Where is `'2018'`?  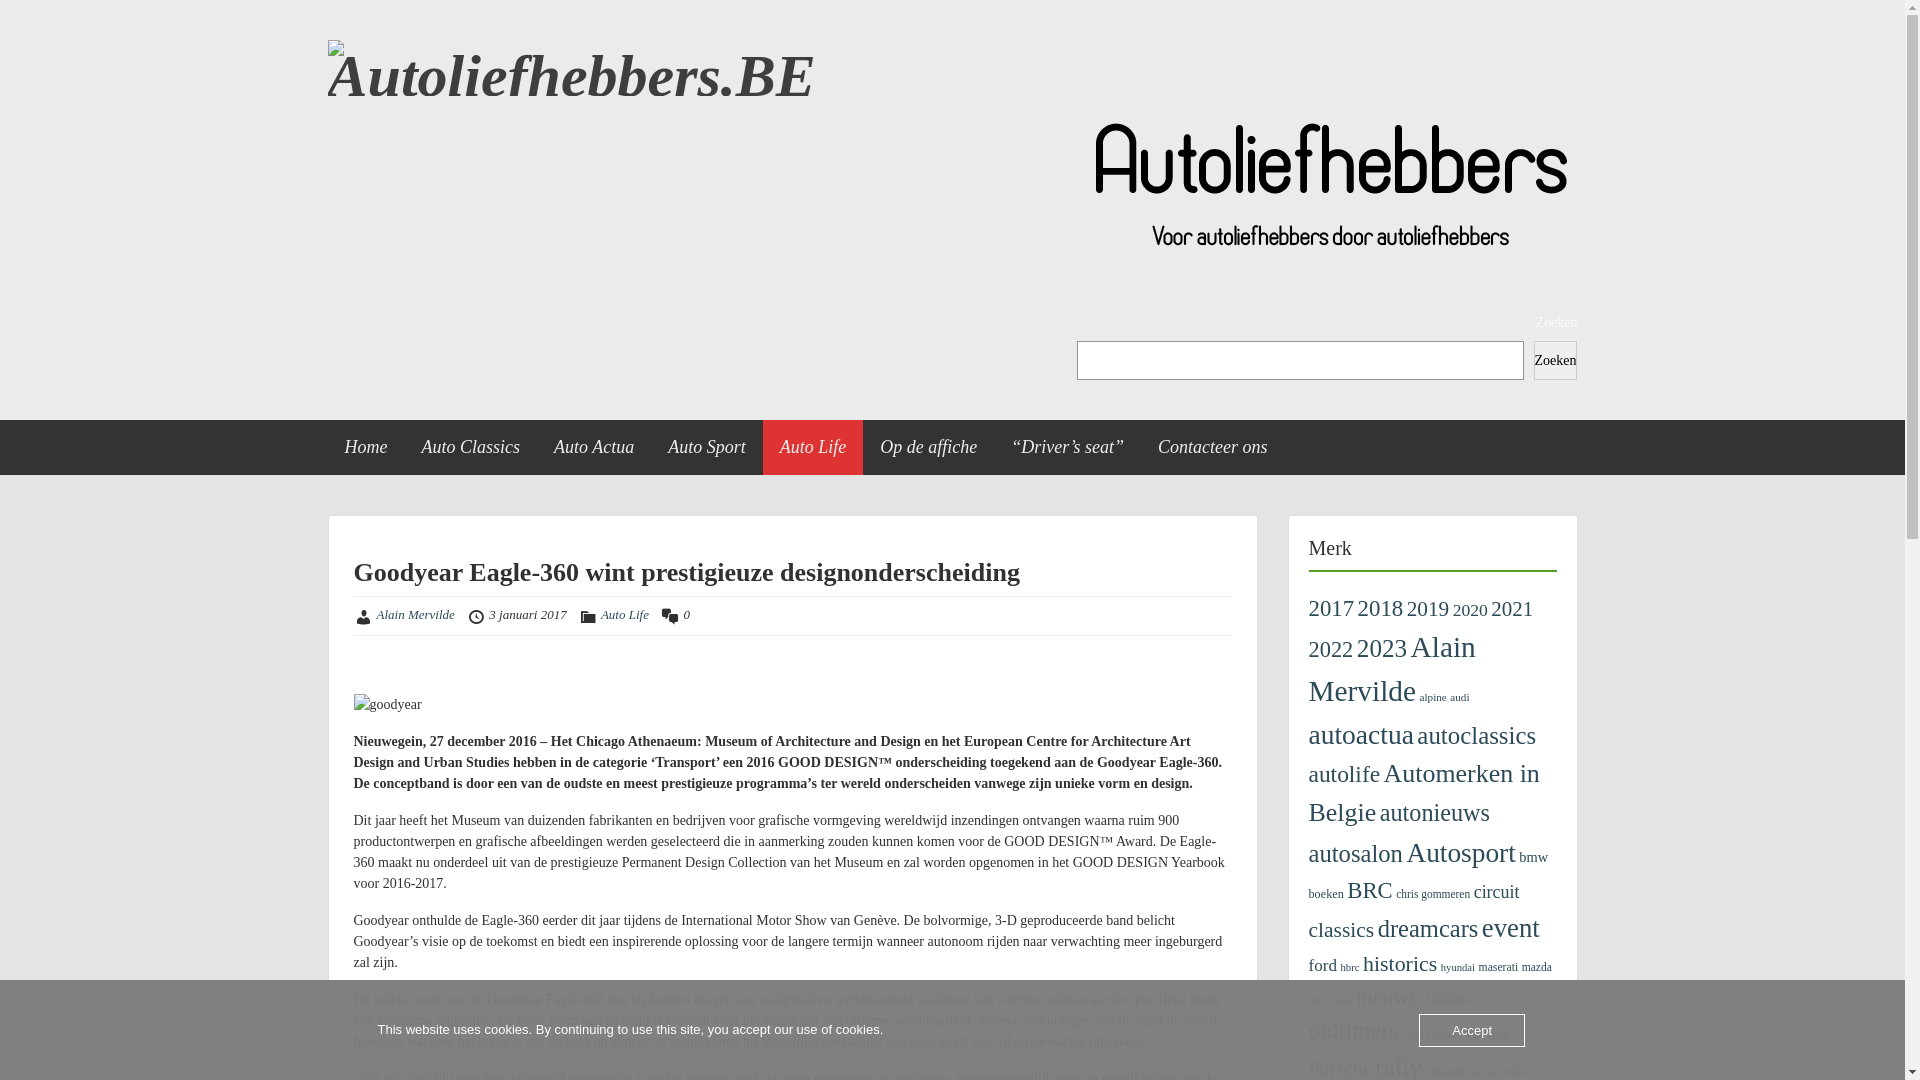 '2018' is located at coordinates (1358, 607).